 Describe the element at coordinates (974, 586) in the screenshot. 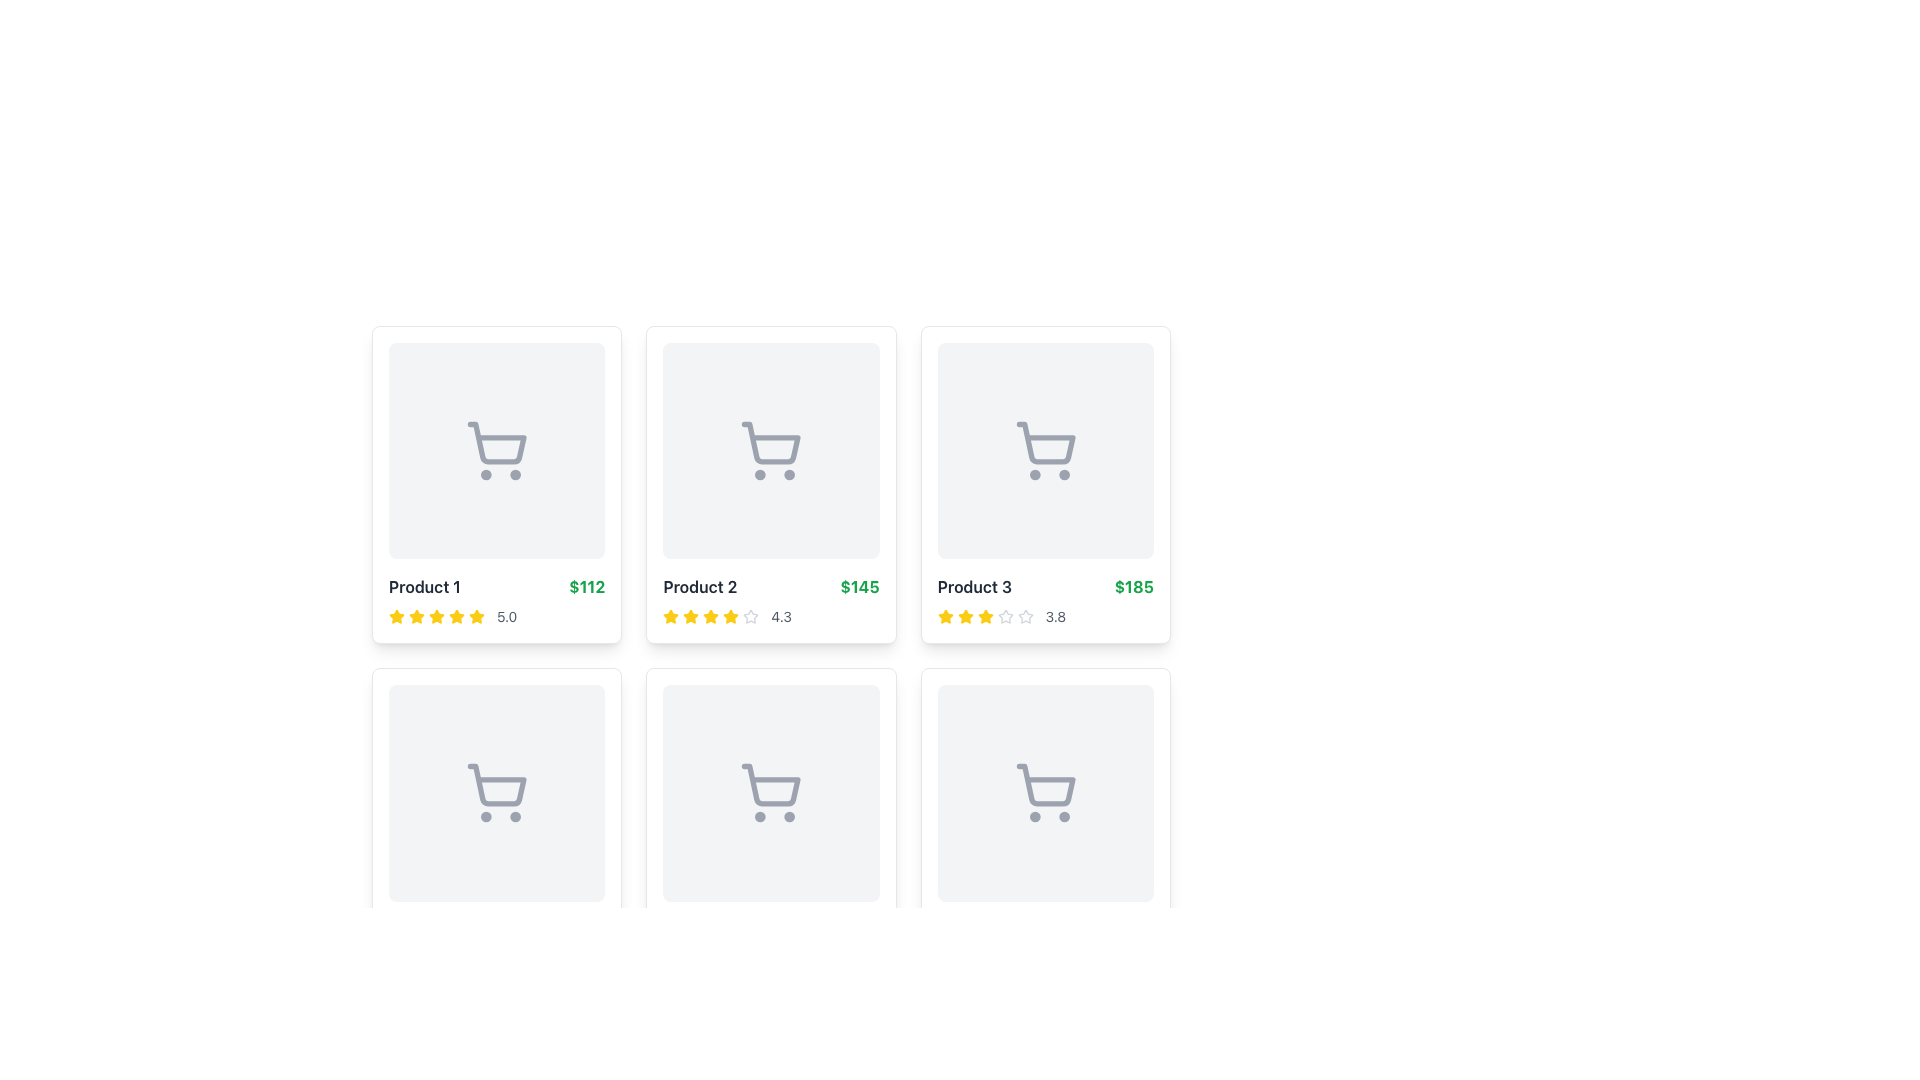

I see `the Text label of 'Product 3' located in the top-right section of the card grid, positioned above the rating indicators and to the left of the price` at that location.